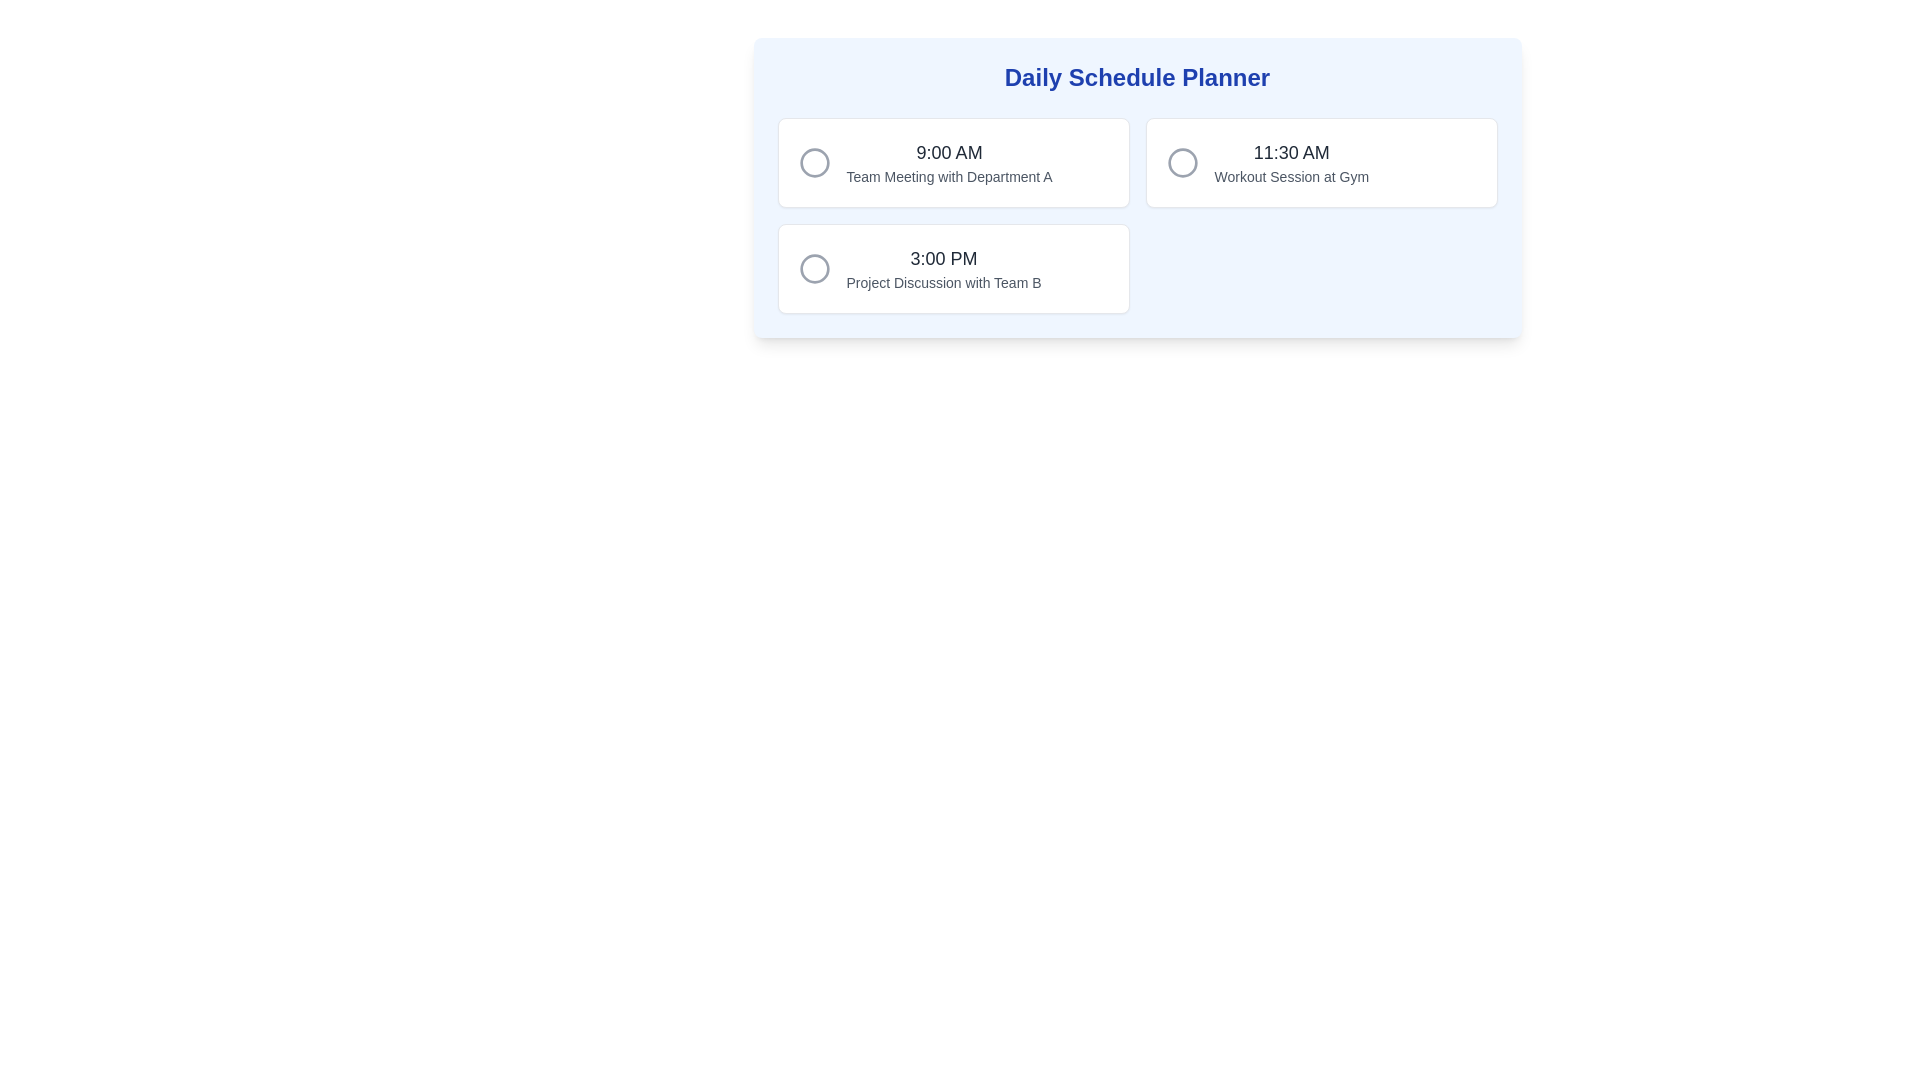 This screenshot has width=1920, height=1080. What do you see at coordinates (814, 161) in the screenshot?
I see `the radio button next to the time slot labeled '9:00 AM - Team Meeting with Department A' in the Daily Schedule Planner interface for interaction` at bounding box center [814, 161].